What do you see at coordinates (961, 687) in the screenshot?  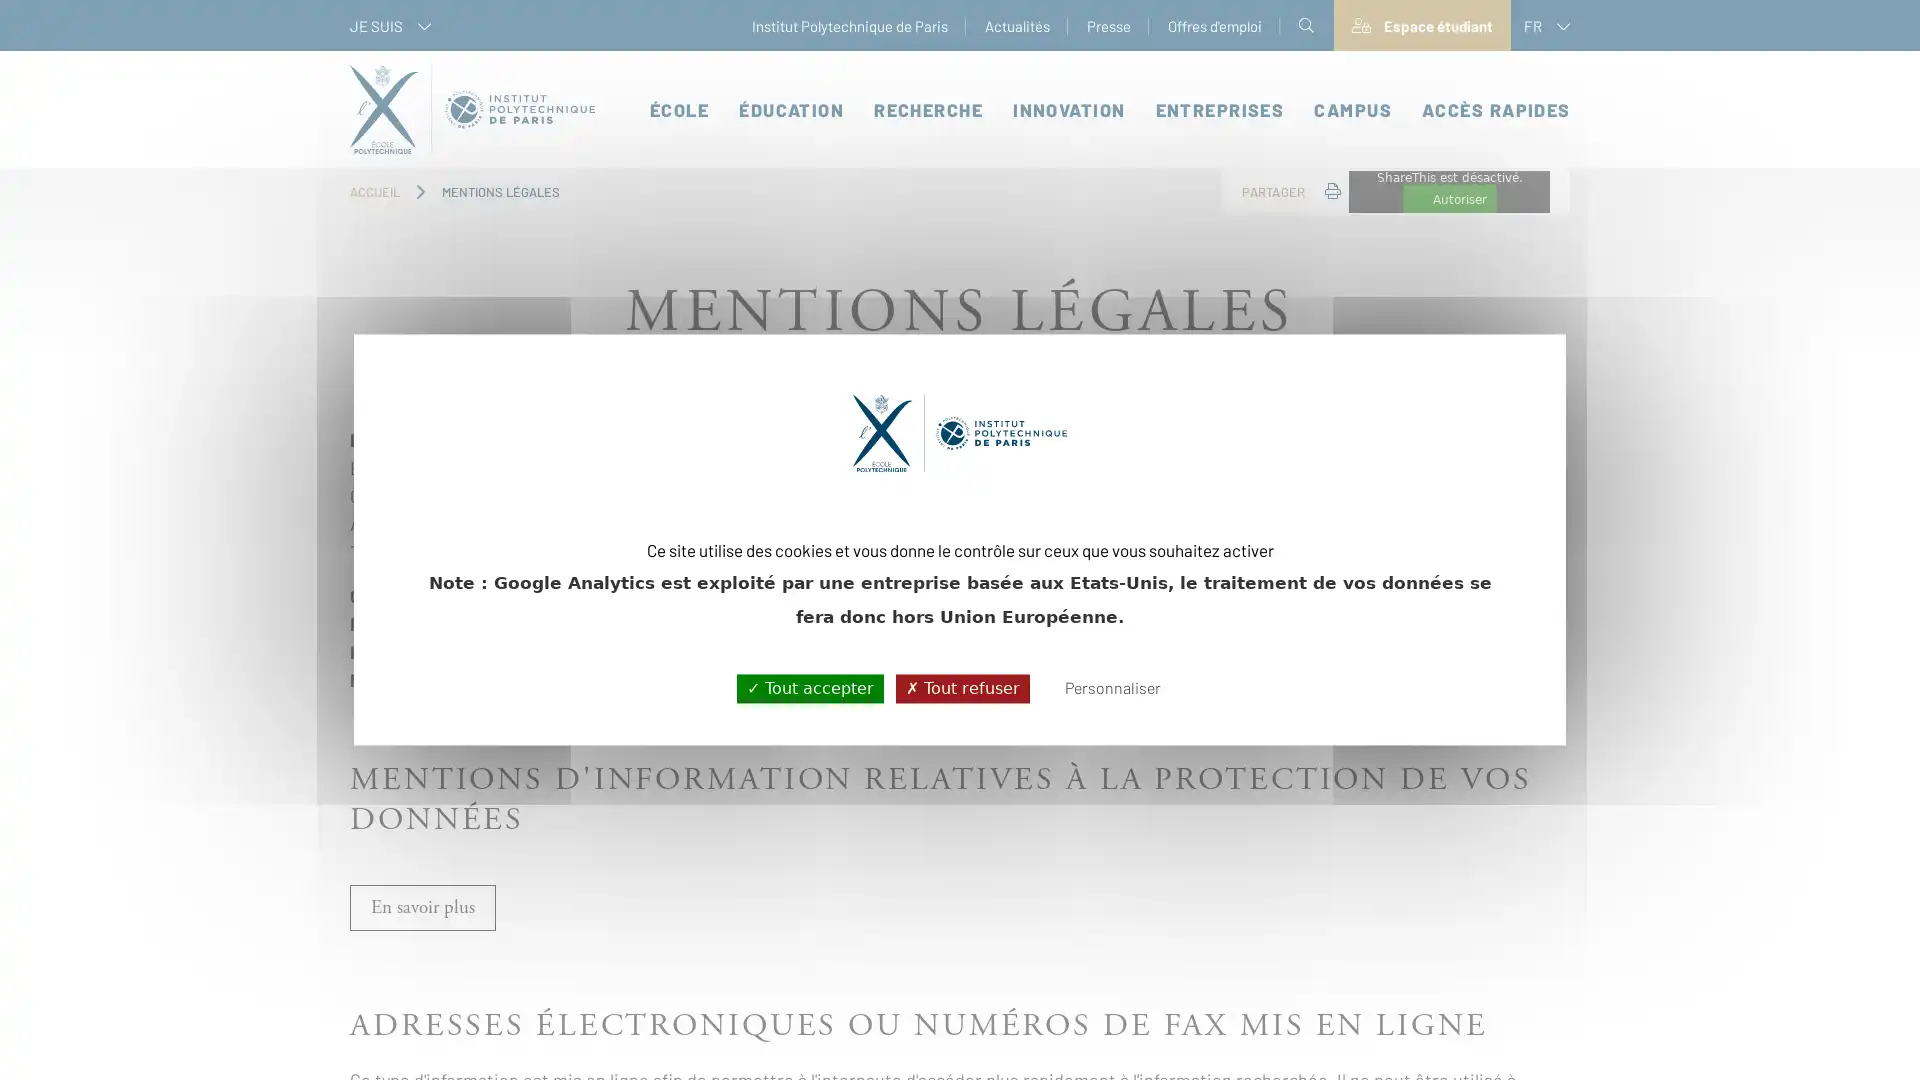 I see `Tout refuser` at bounding box center [961, 687].